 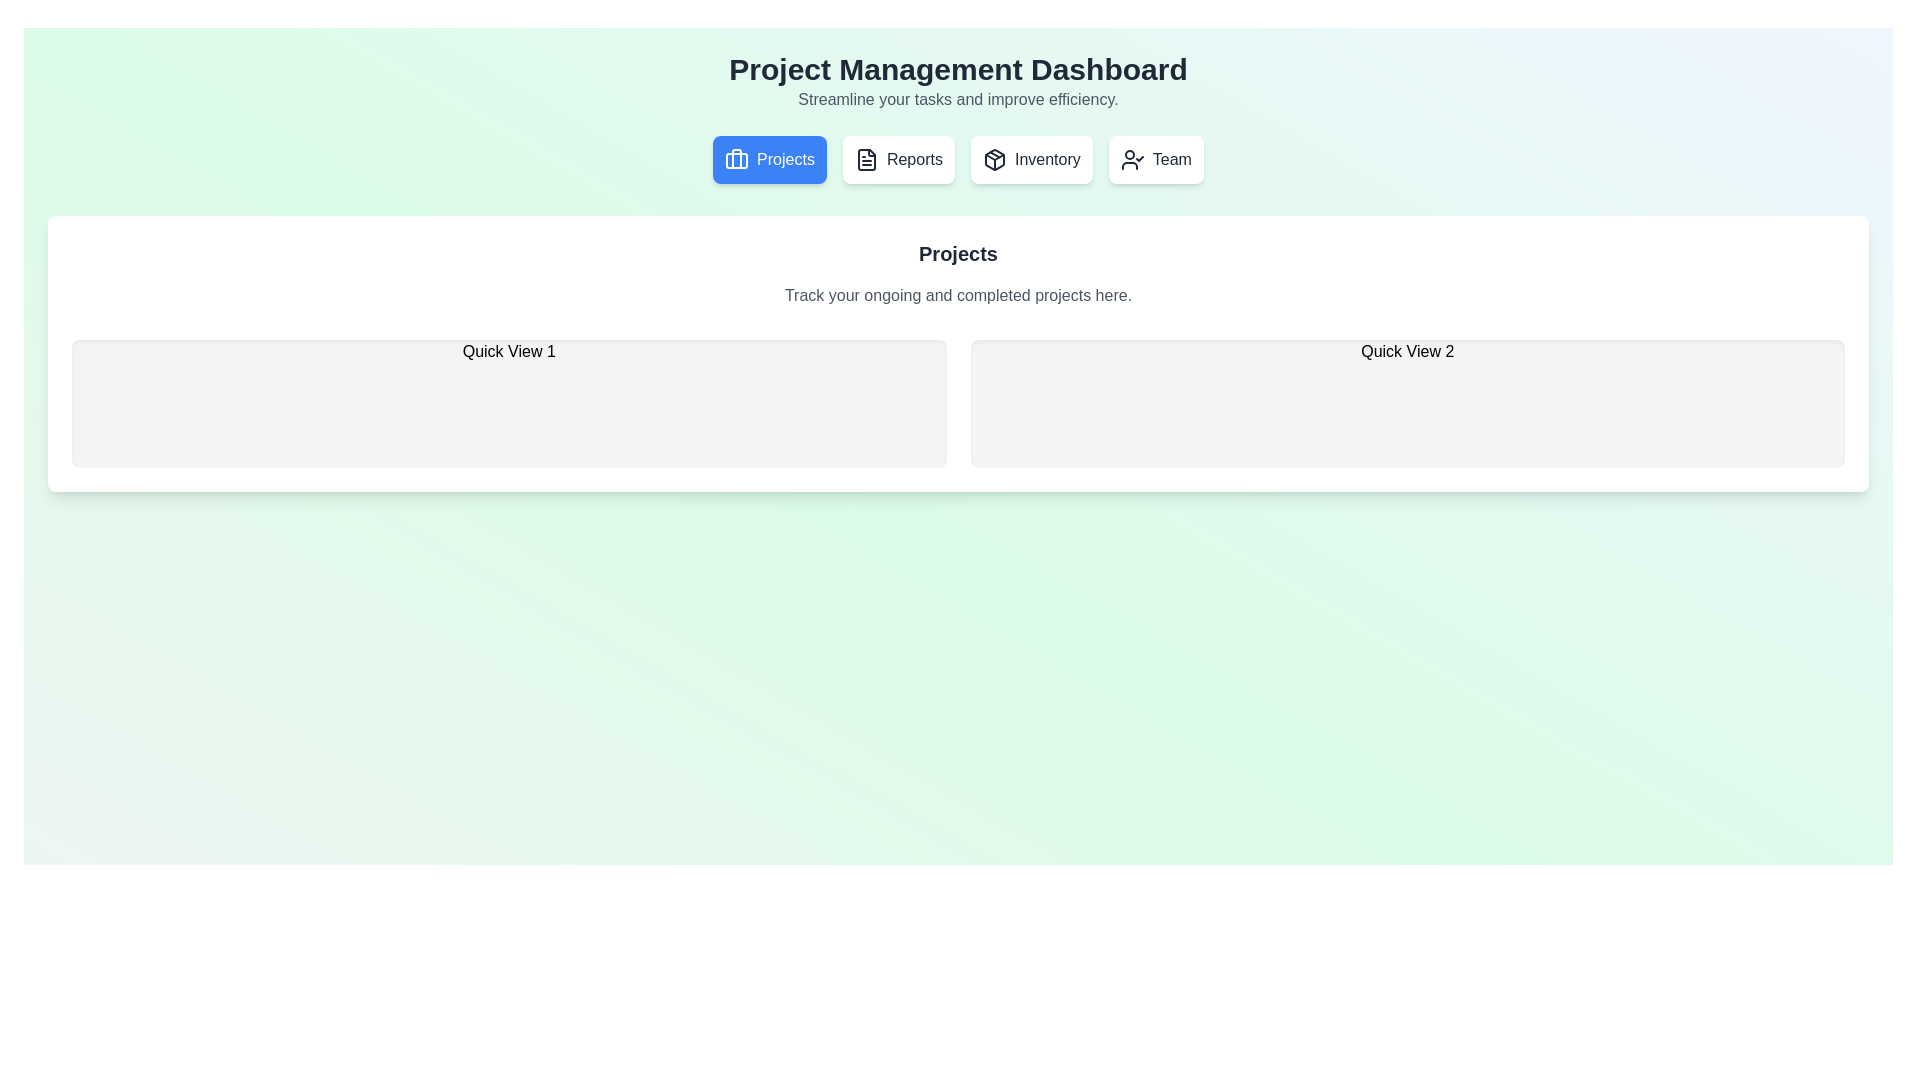 What do you see at coordinates (957, 253) in the screenshot?
I see `the 'Projects' text label, which serves as a title or heading within a white panel, positioned above the subtitle 'Track your ongoing and completed projects here.'` at bounding box center [957, 253].